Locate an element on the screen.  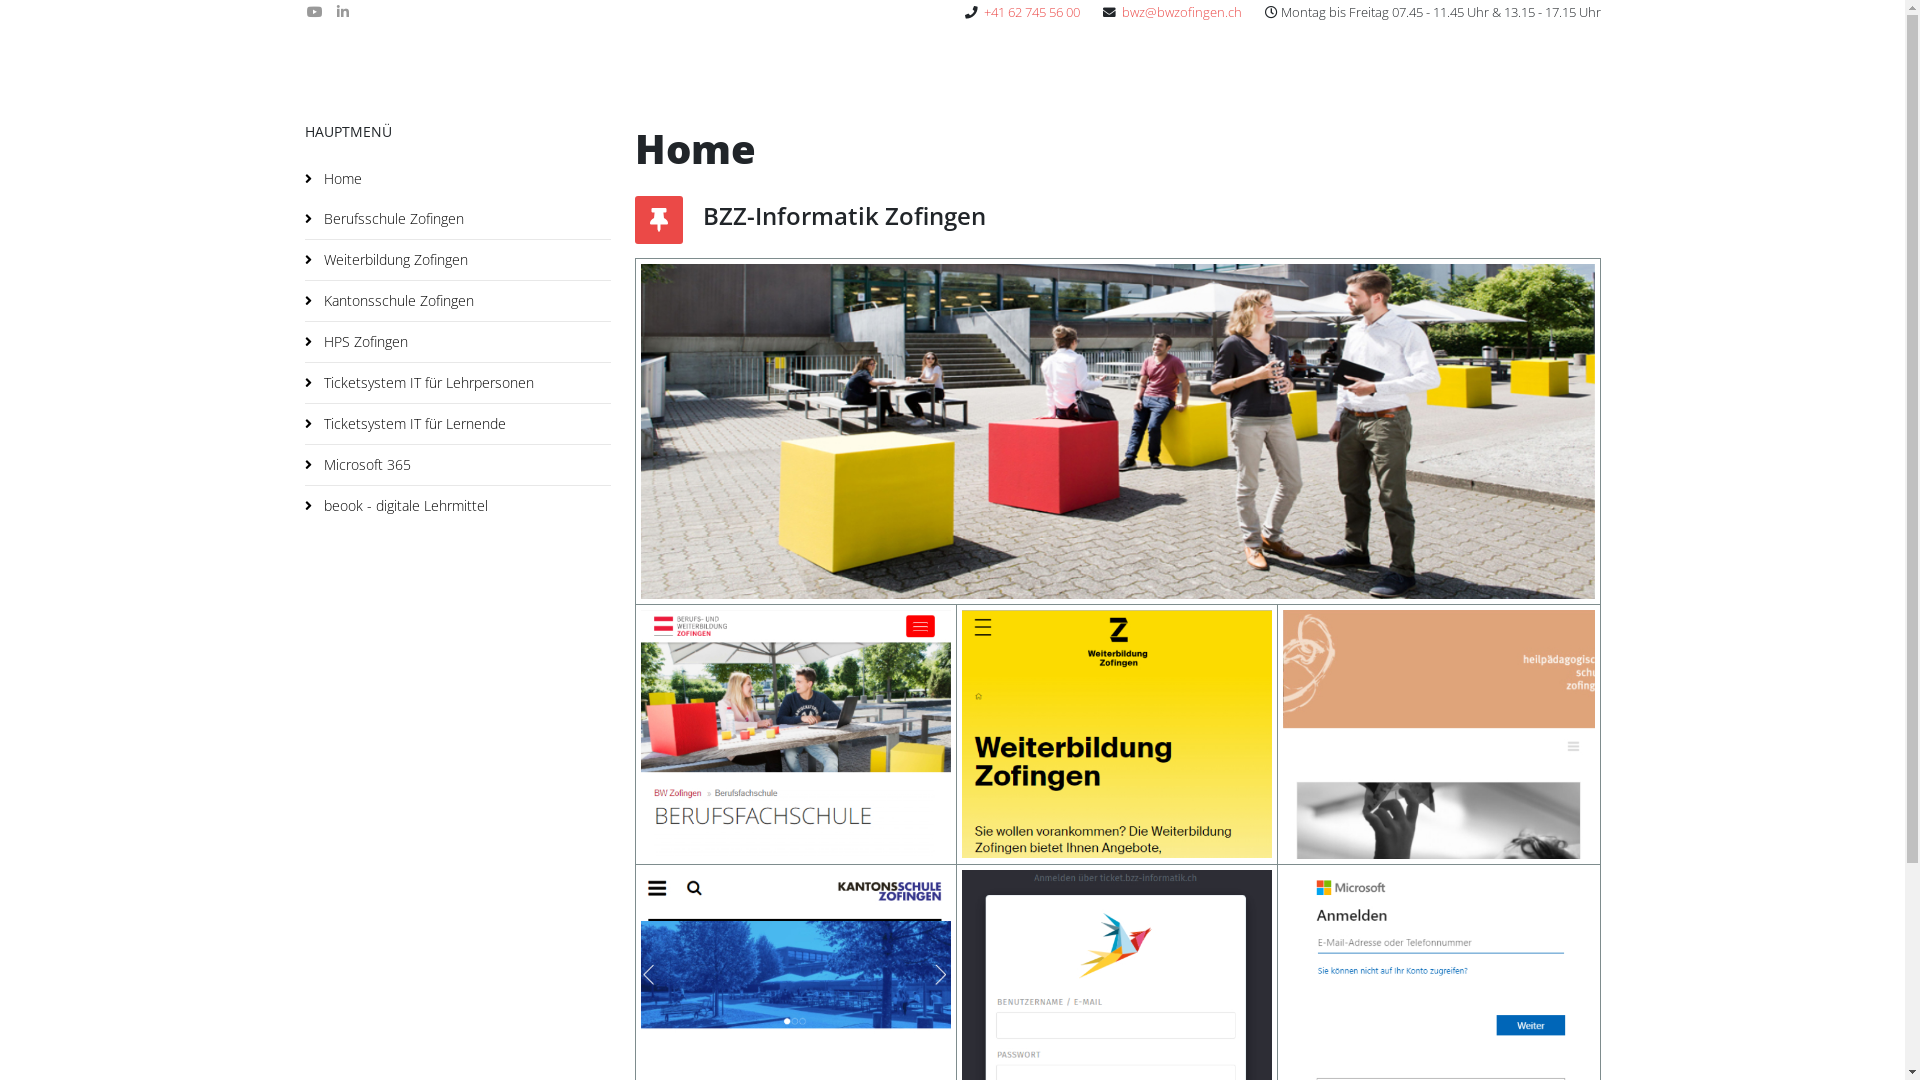
'HPS Zofingen' is located at coordinates (455, 341).